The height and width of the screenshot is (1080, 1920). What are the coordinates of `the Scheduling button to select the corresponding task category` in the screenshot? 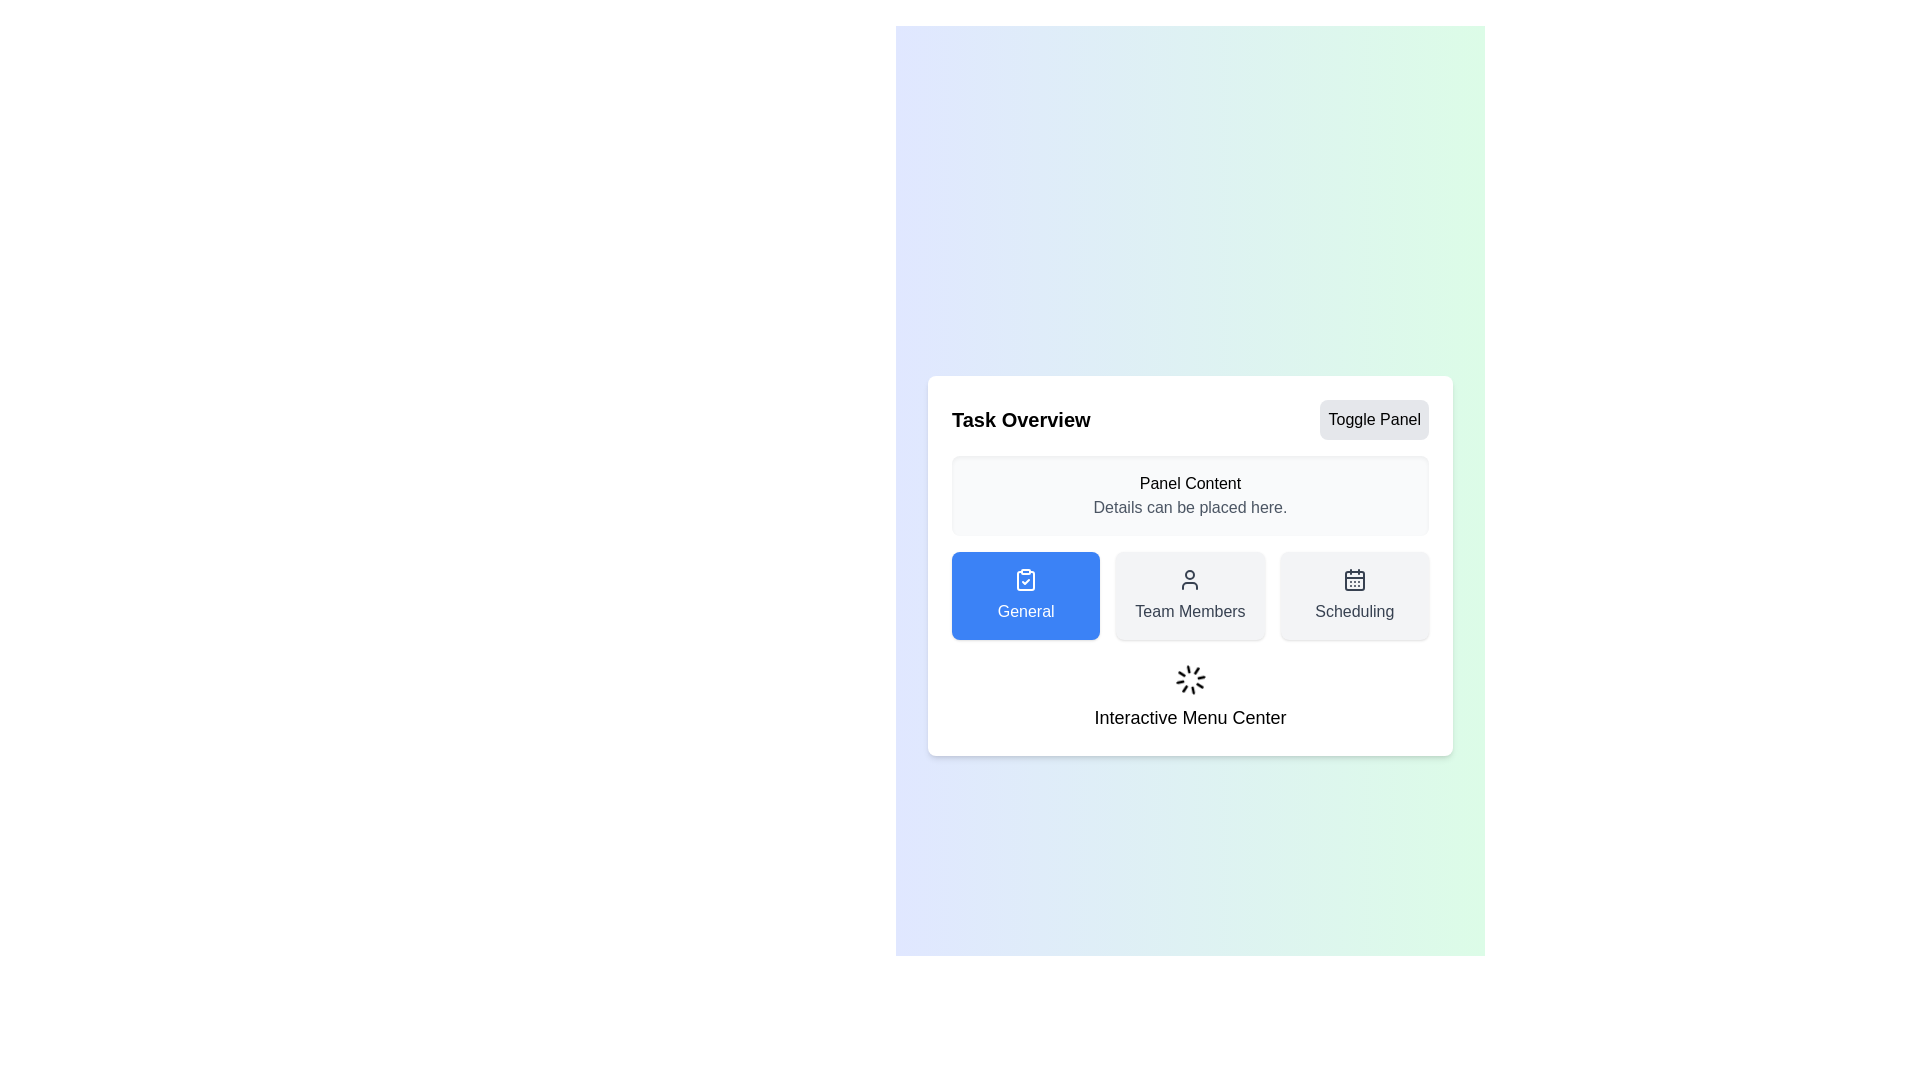 It's located at (1353, 595).